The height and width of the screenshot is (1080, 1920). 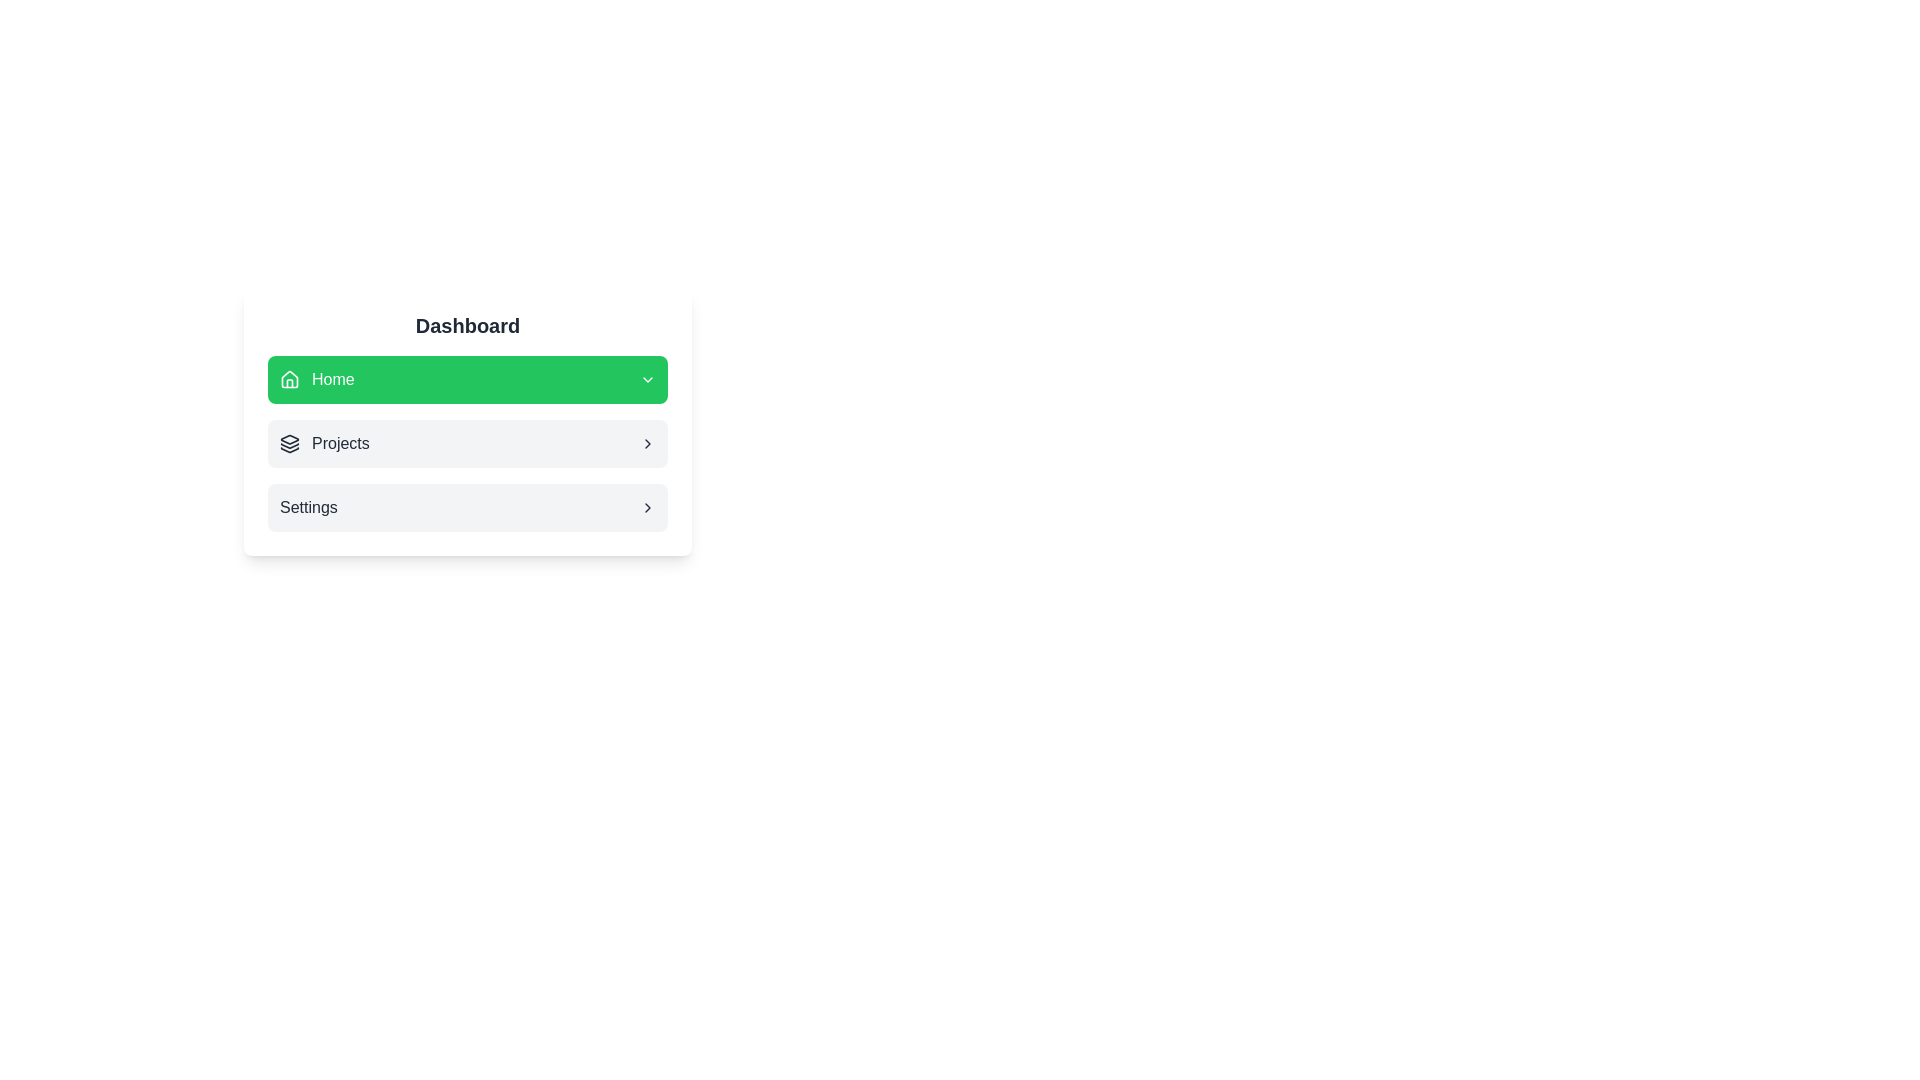 What do you see at coordinates (648, 507) in the screenshot?
I see `the right-oriented arrow icon in the 'Settings' menu entry, which is styled with a thin stroke and positioned in a gray box` at bounding box center [648, 507].